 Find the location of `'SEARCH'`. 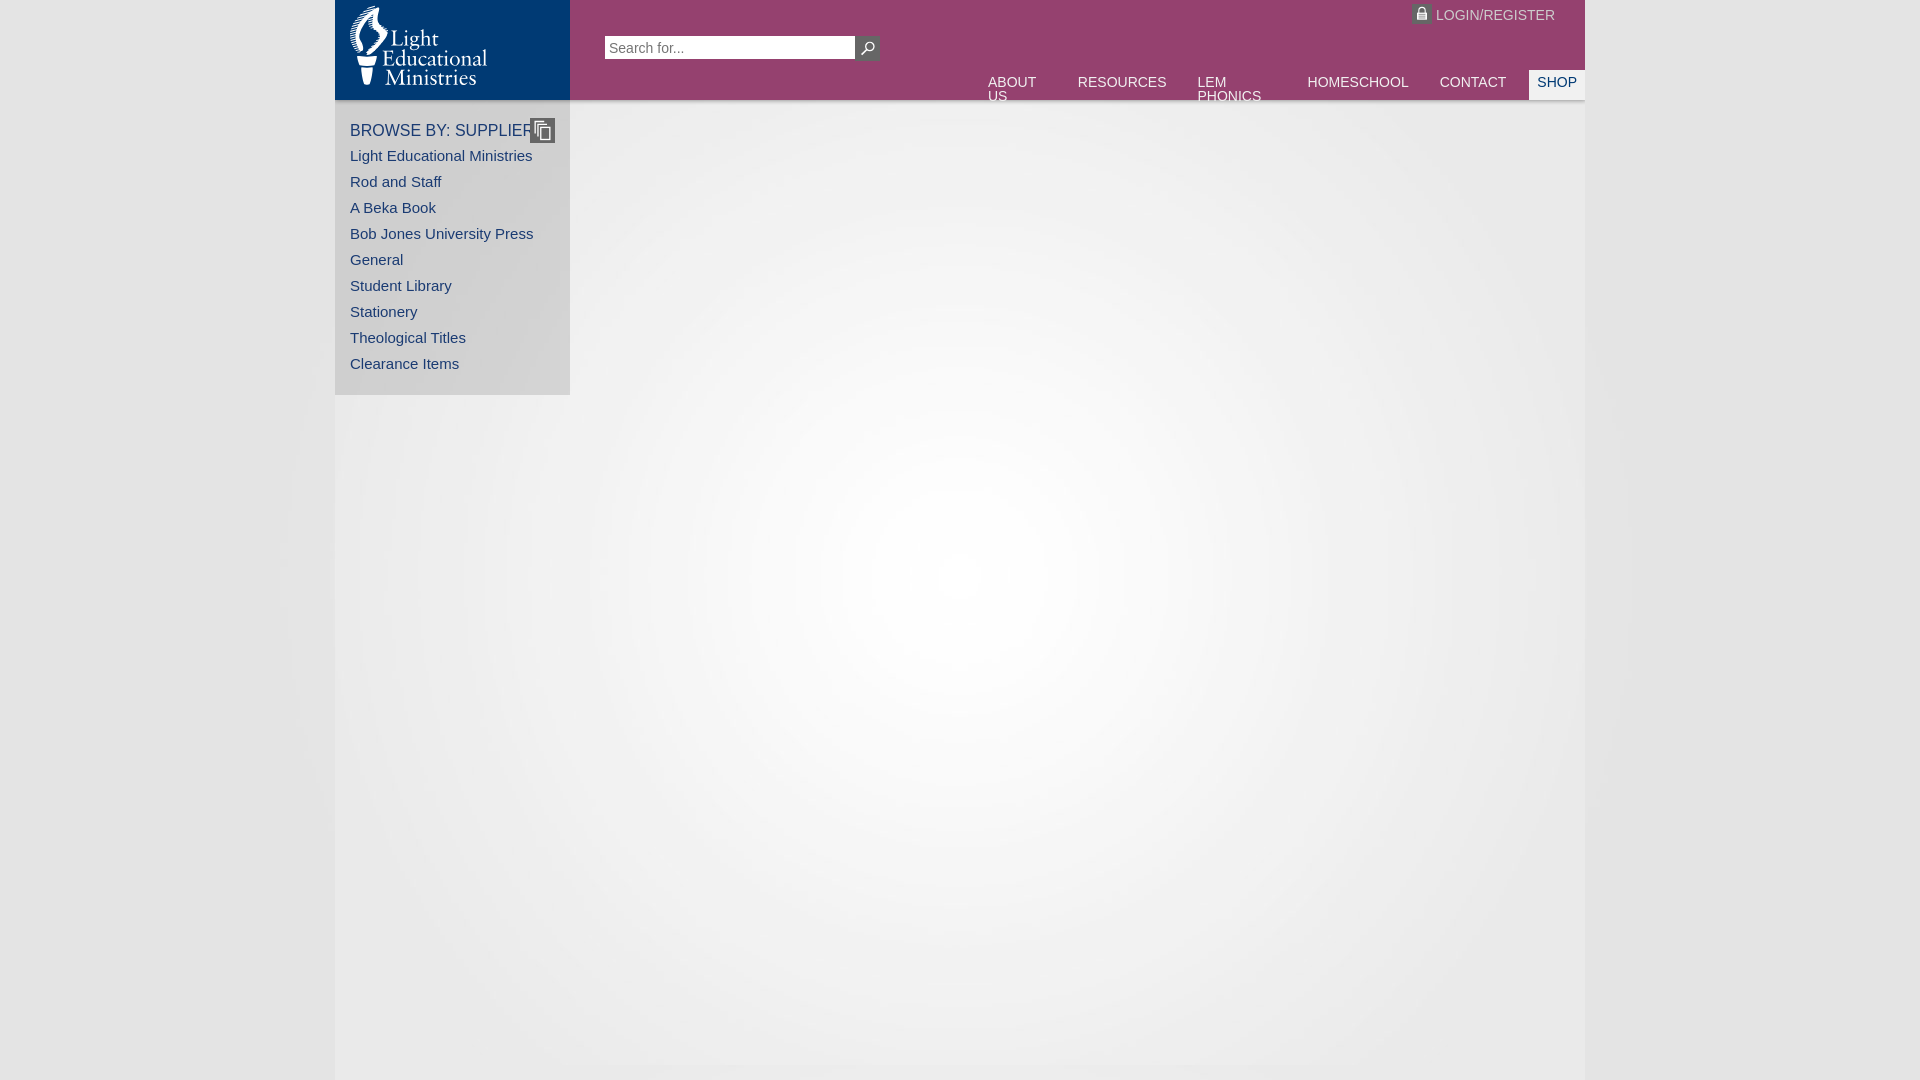

'SEARCH' is located at coordinates (867, 47).